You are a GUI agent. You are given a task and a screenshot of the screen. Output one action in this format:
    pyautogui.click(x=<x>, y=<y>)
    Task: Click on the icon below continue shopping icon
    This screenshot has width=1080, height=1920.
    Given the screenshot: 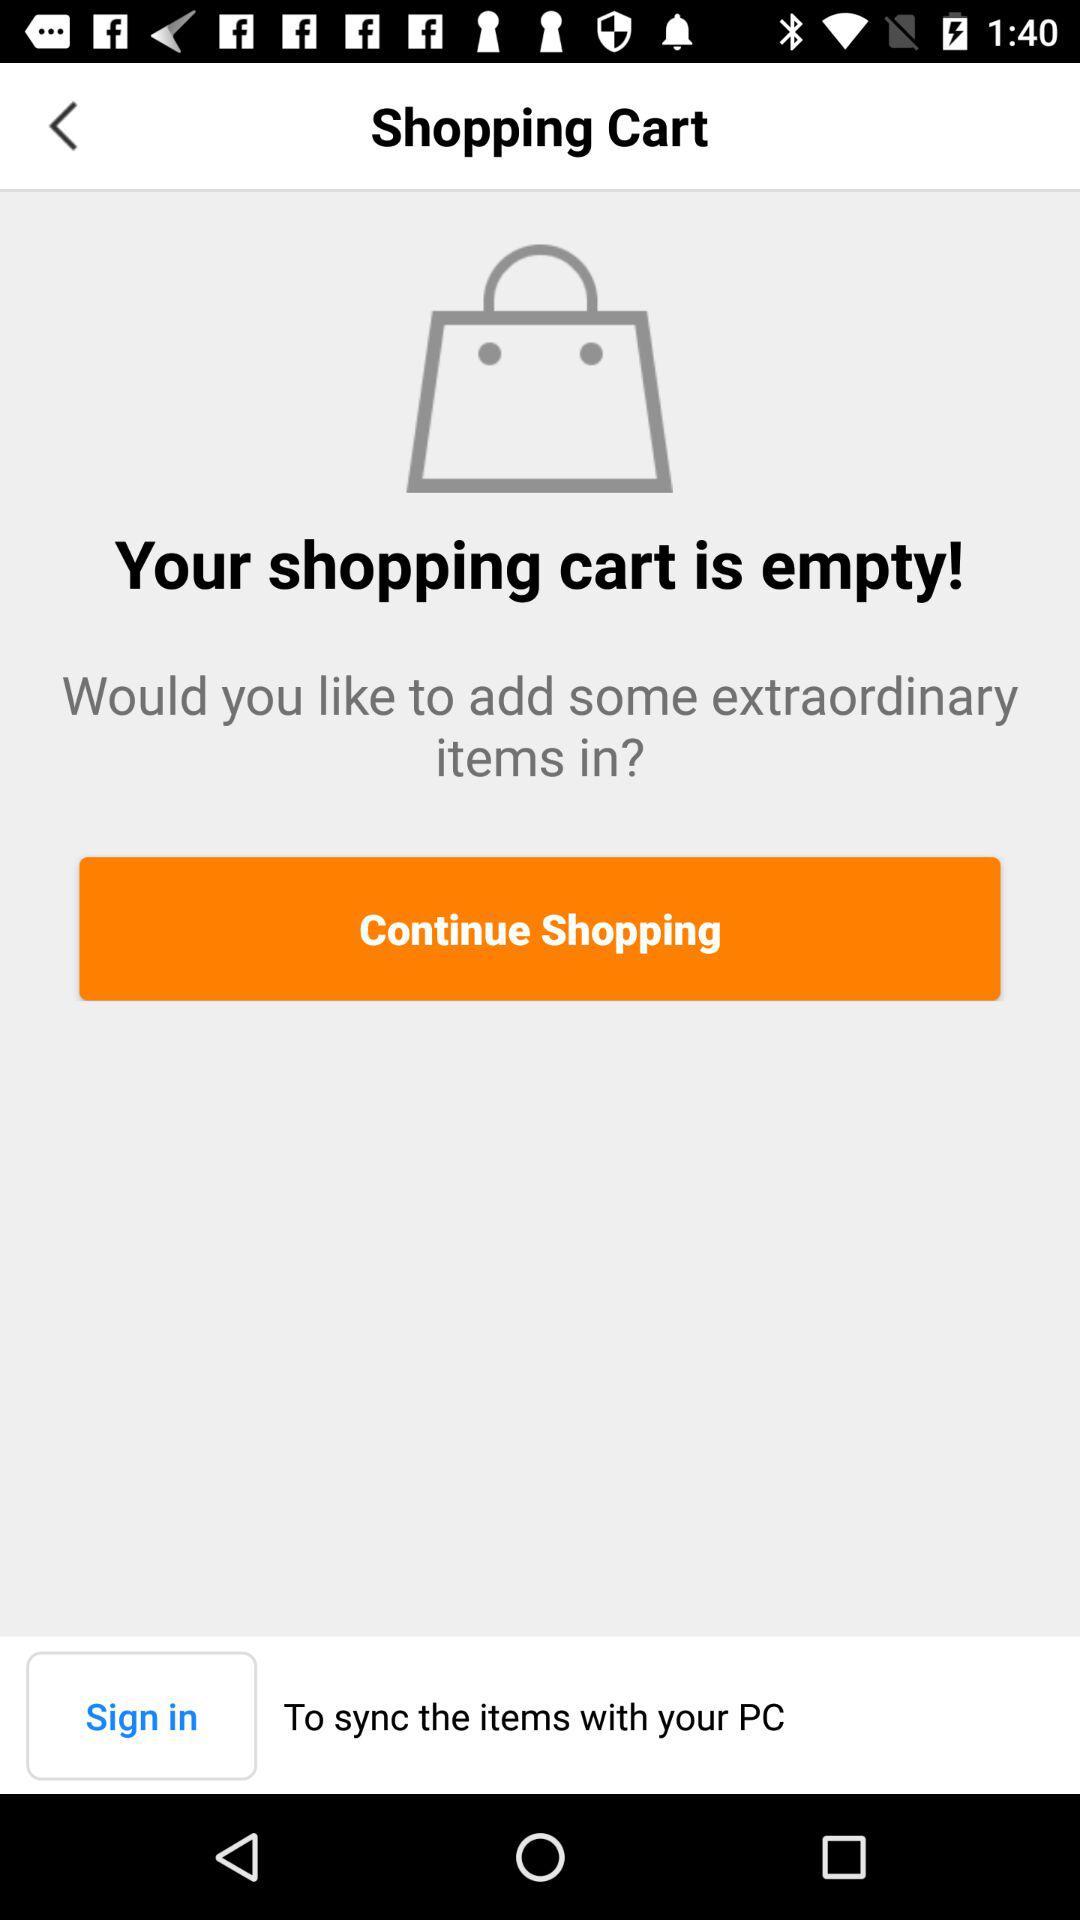 What is the action you would take?
    pyautogui.click(x=140, y=1714)
    